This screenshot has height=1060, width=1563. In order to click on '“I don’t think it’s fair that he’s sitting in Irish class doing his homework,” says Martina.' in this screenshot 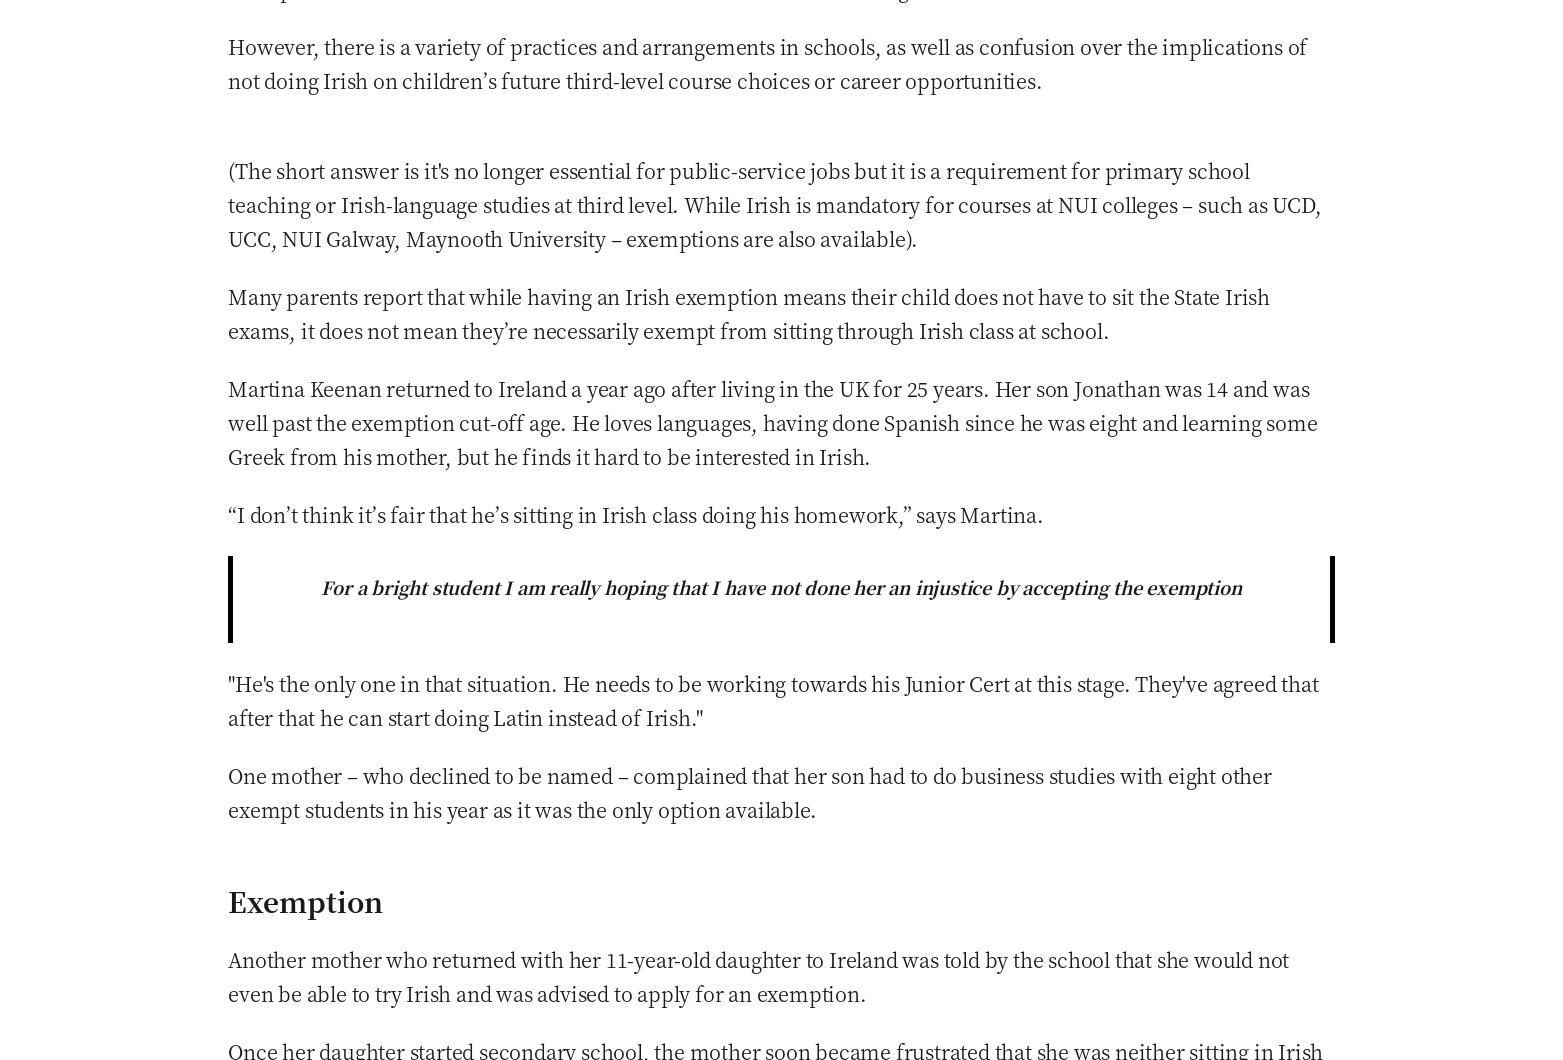, I will do `click(635, 512)`.